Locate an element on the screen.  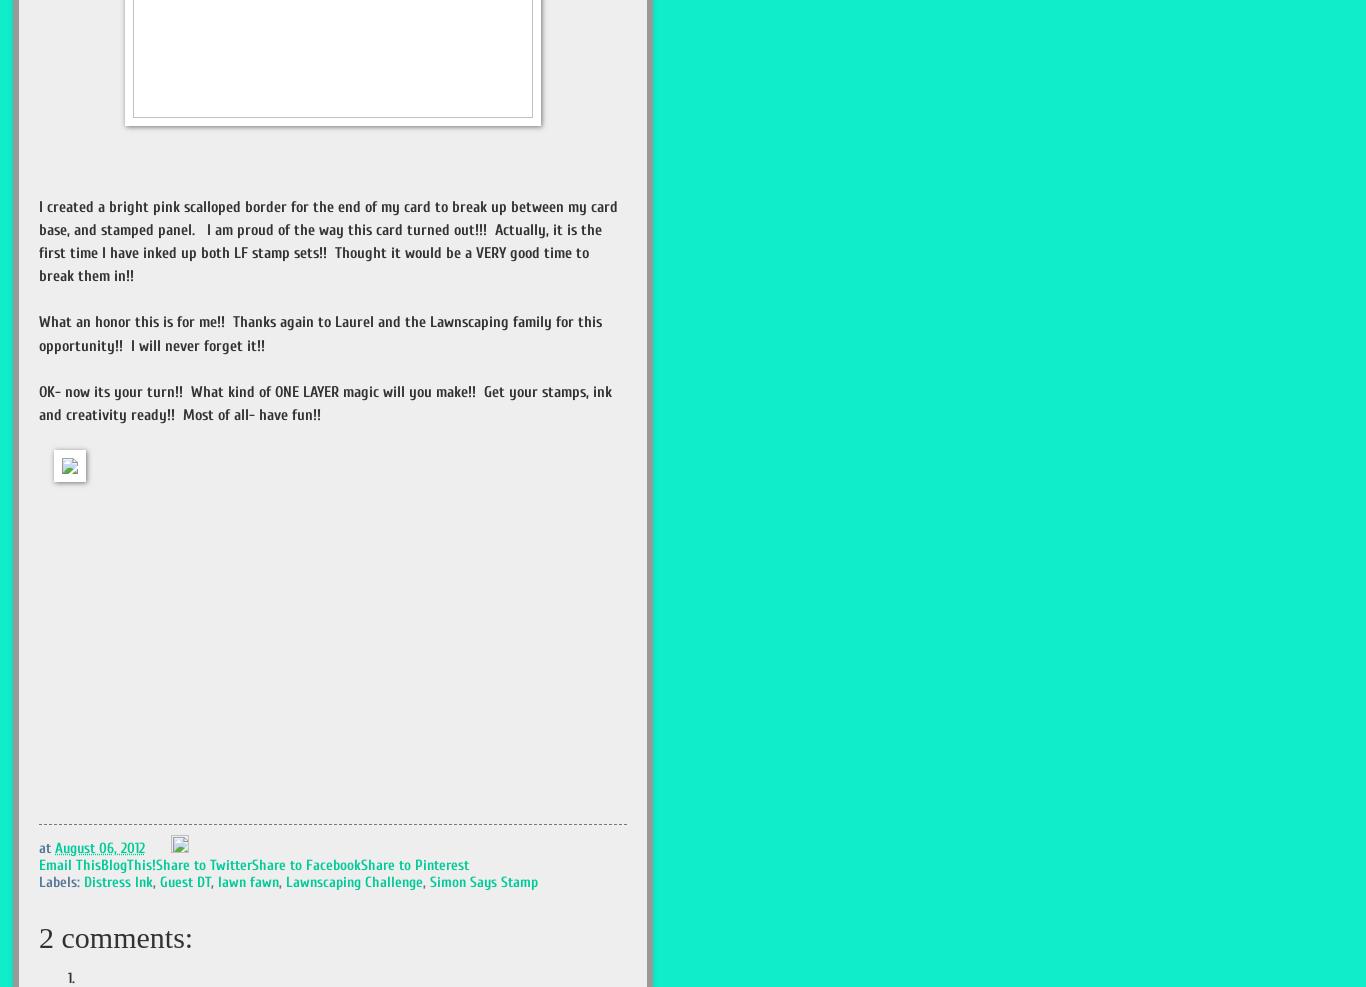
'Simon Says Stamp' is located at coordinates (429, 881).